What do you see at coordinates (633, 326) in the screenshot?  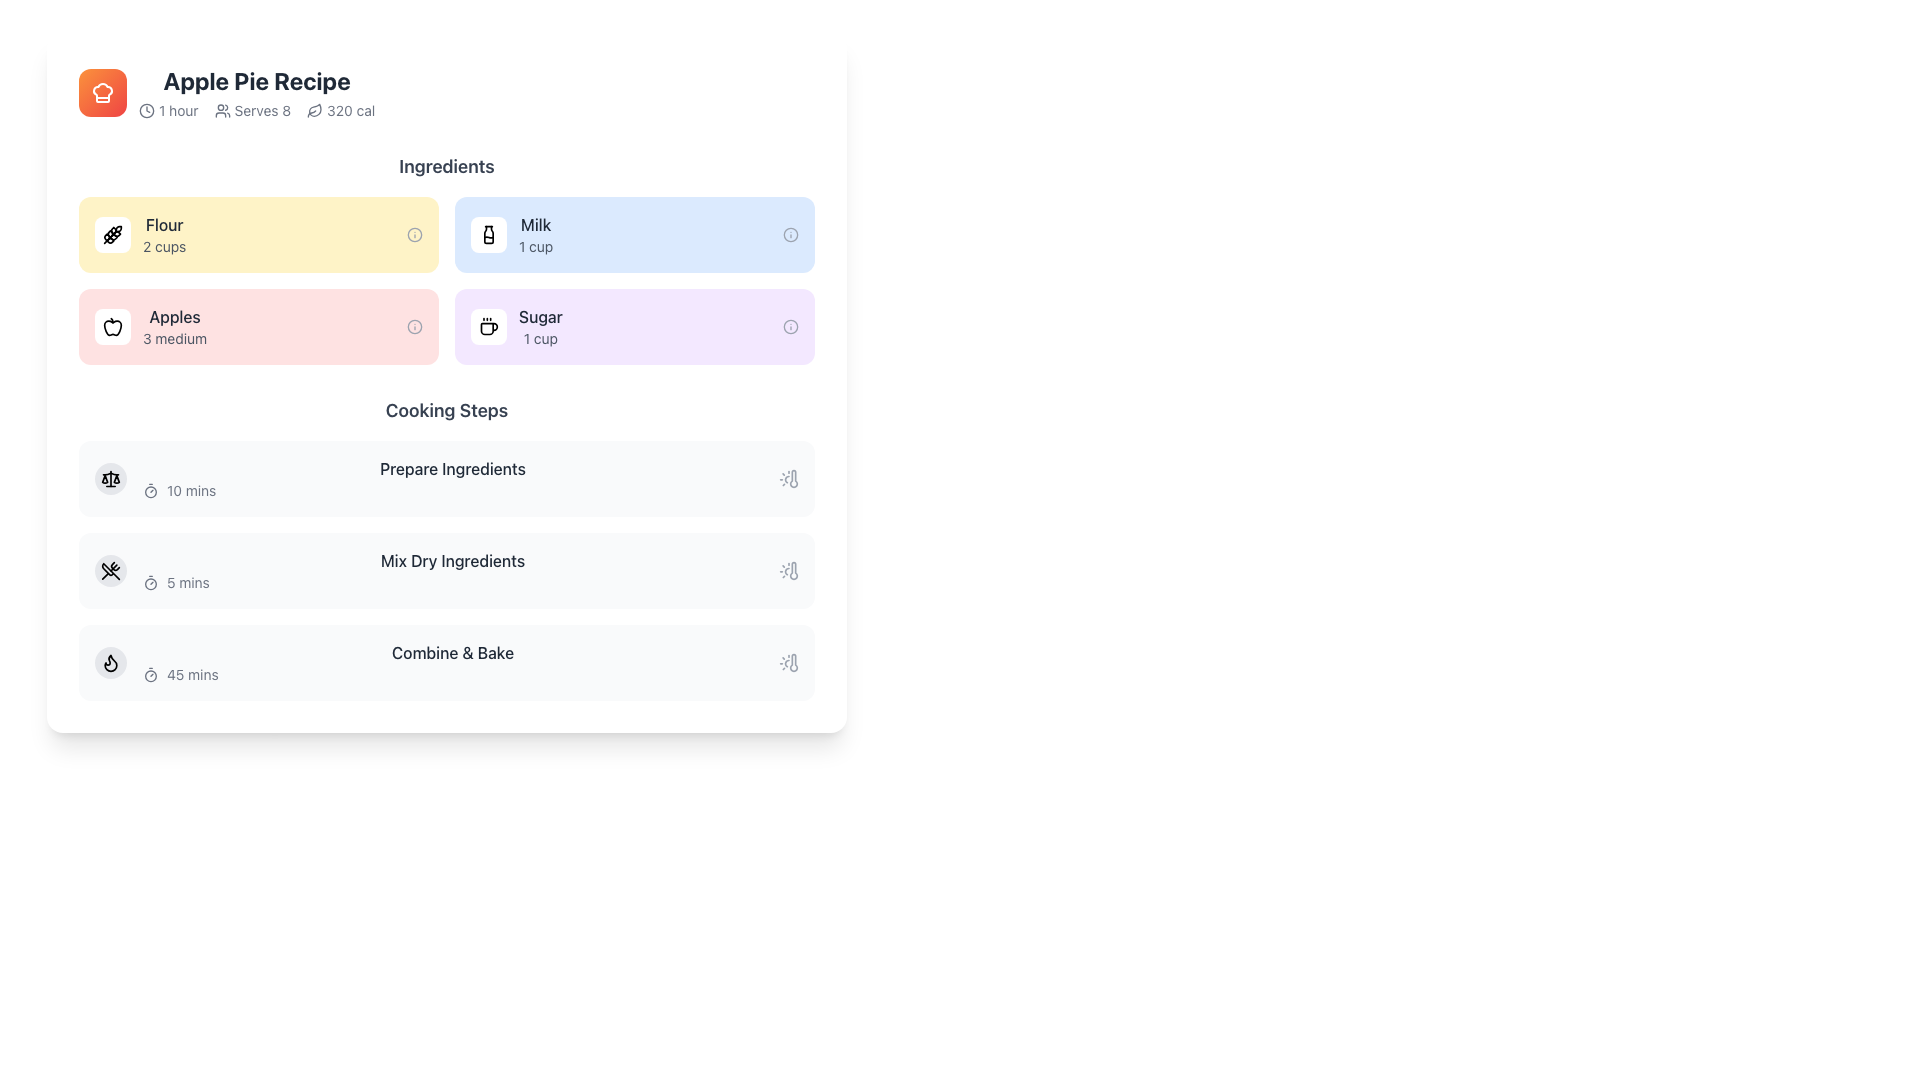 I see `contents of the Informational card displaying the ingredient 'Sugar' with a quantity of '1 cup', located as the fourth item in the grid layout` at bounding box center [633, 326].